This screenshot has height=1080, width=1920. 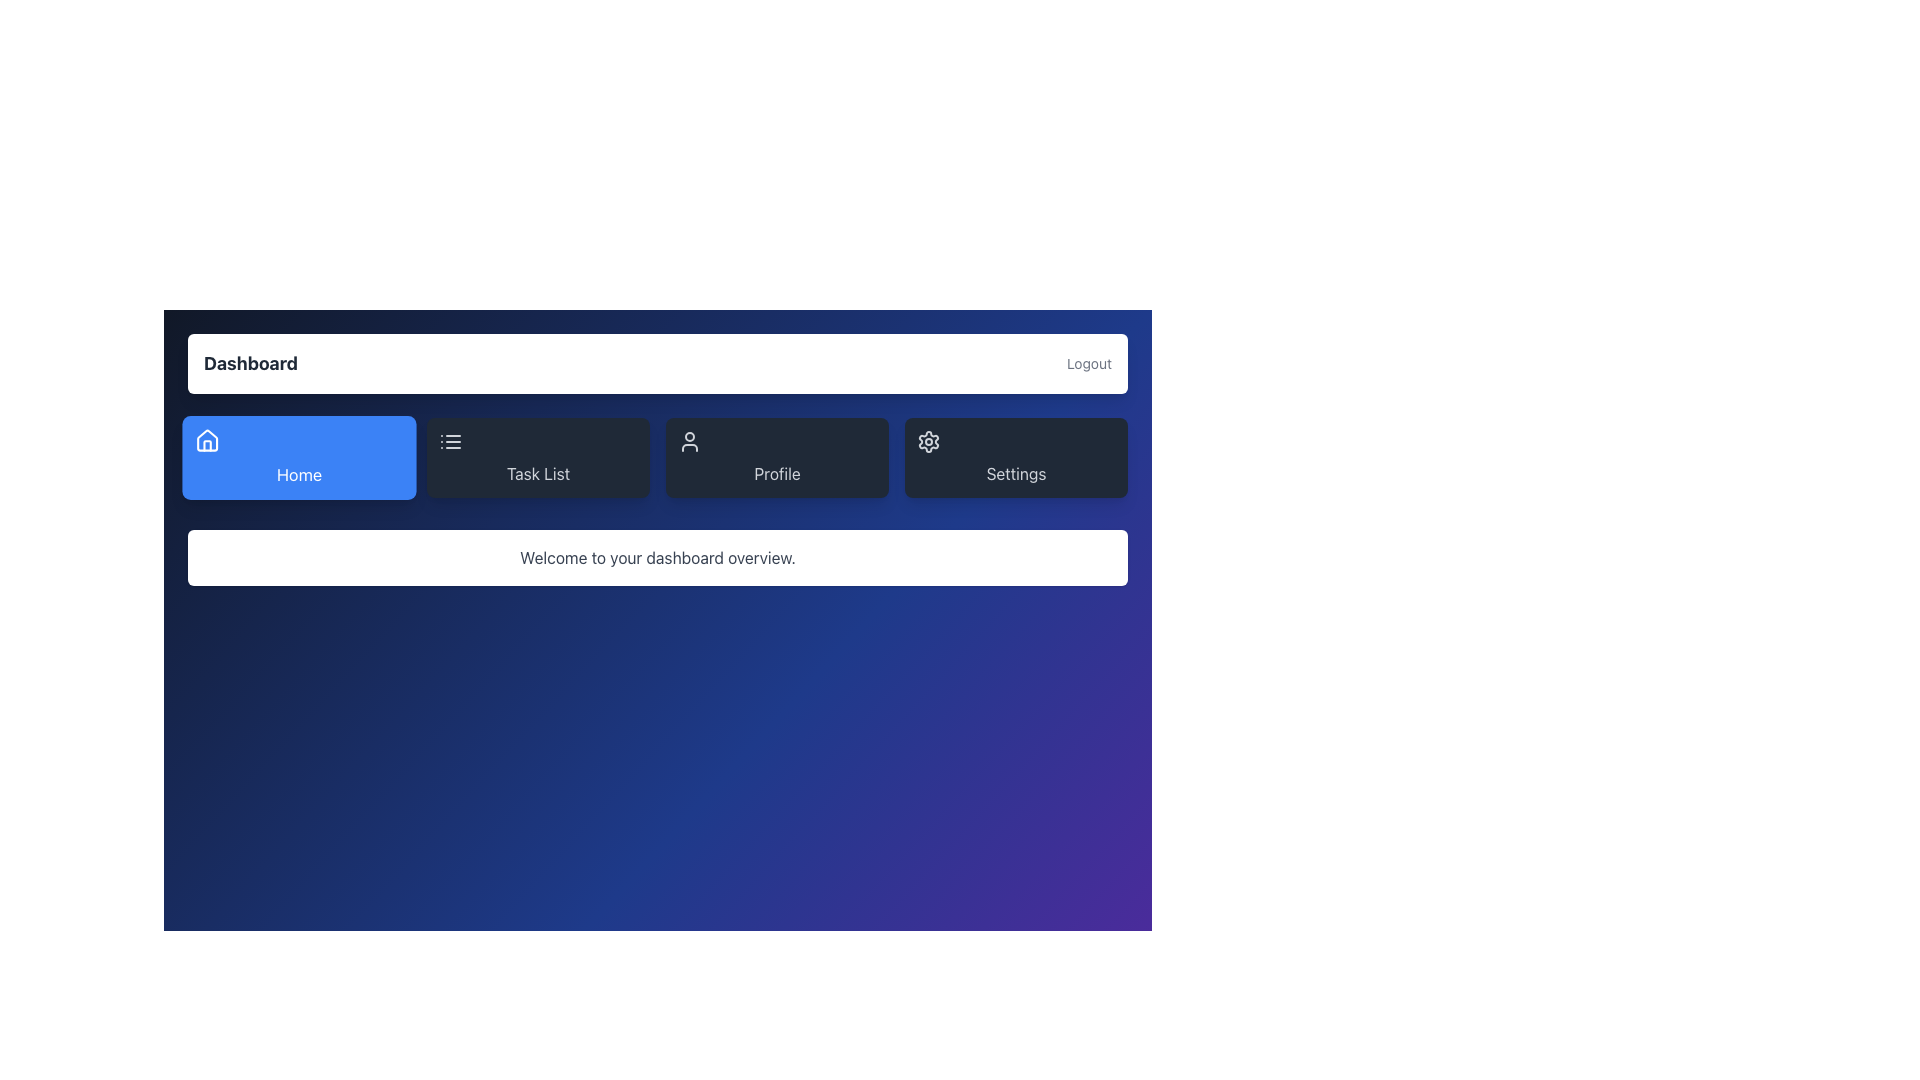 What do you see at coordinates (657, 558) in the screenshot?
I see `welcoming message in the Informational Text Block located below the navigation panel on the dashboard interface` at bounding box center [657, 558].